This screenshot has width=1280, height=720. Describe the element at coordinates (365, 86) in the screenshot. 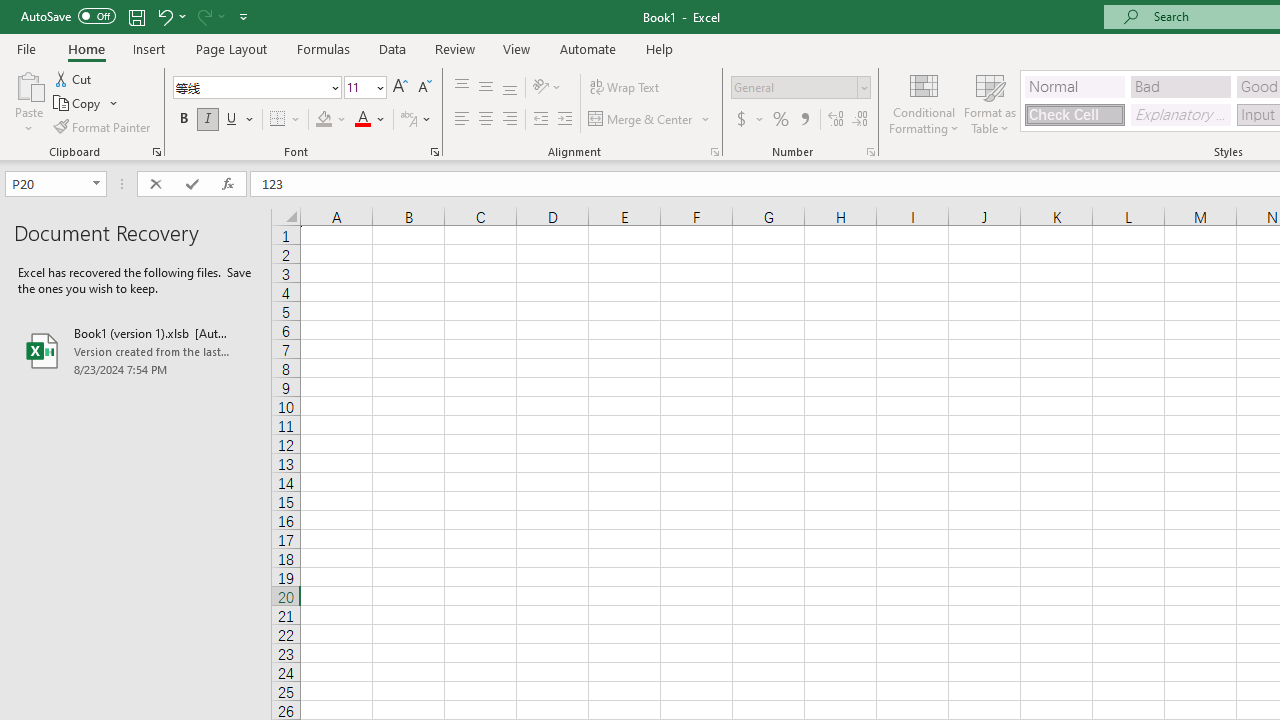

I see `'Font Size'` at that location.